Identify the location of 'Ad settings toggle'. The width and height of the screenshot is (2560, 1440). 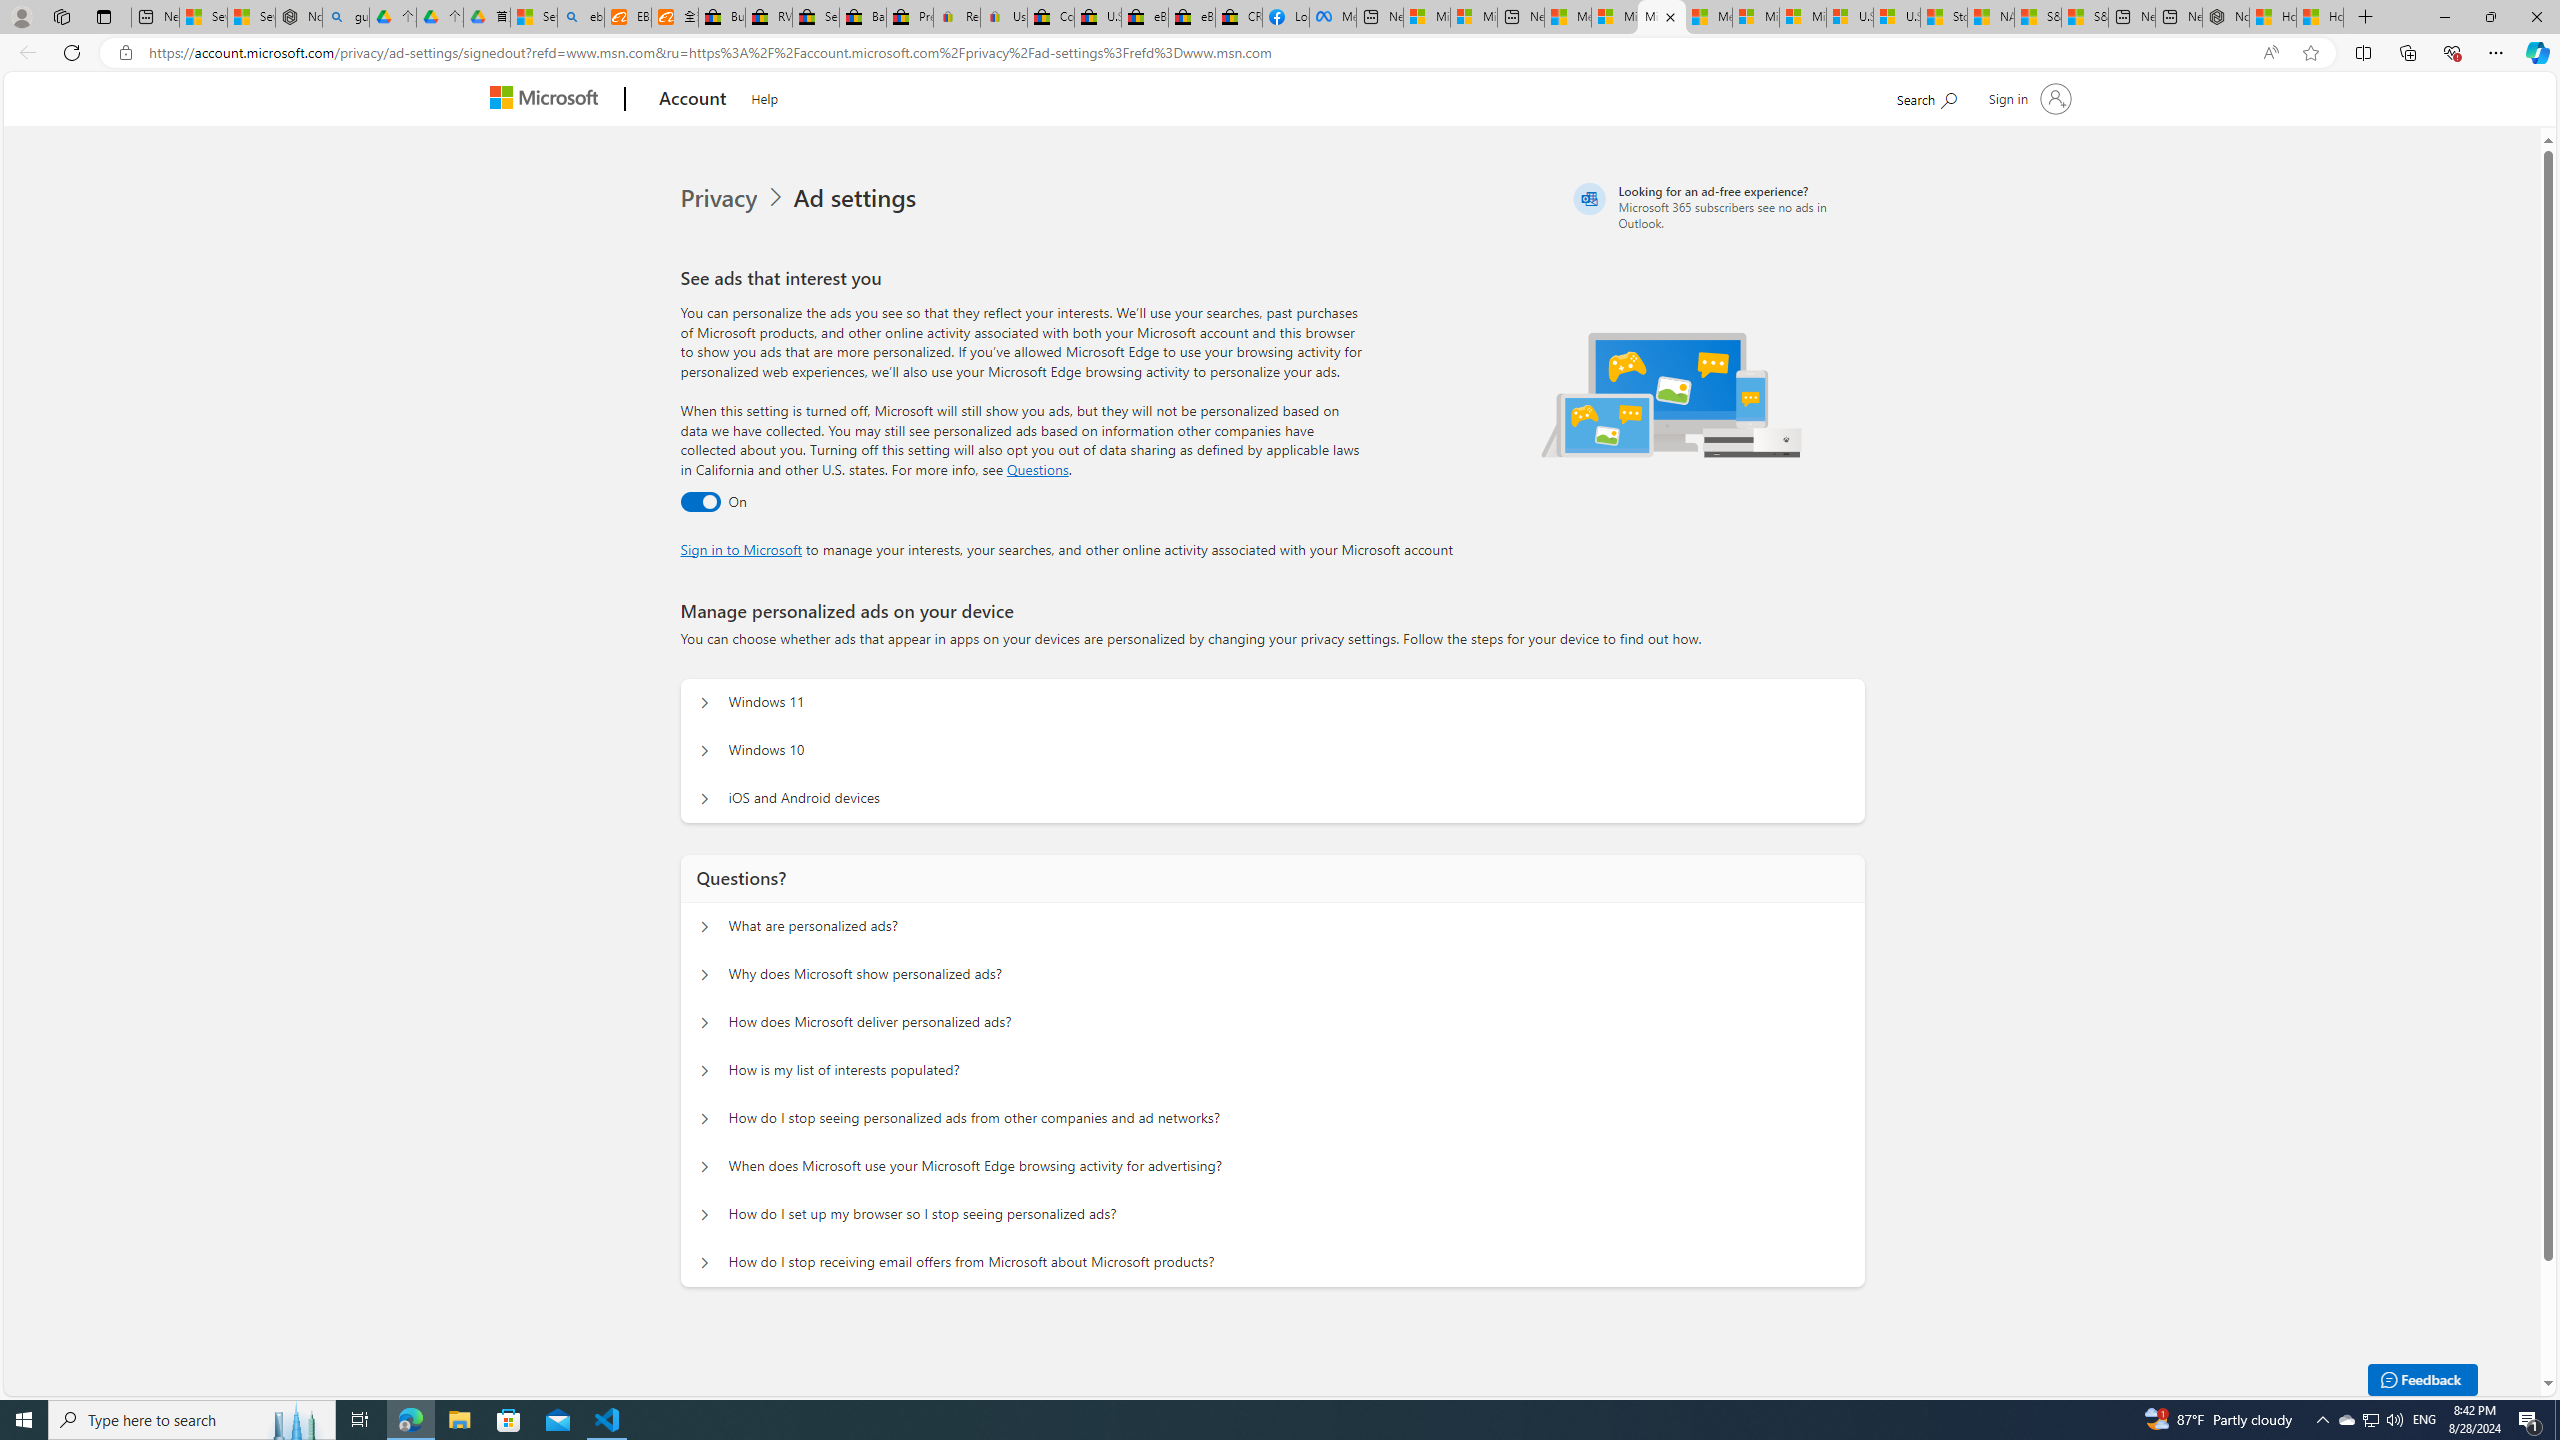
(701, 501).